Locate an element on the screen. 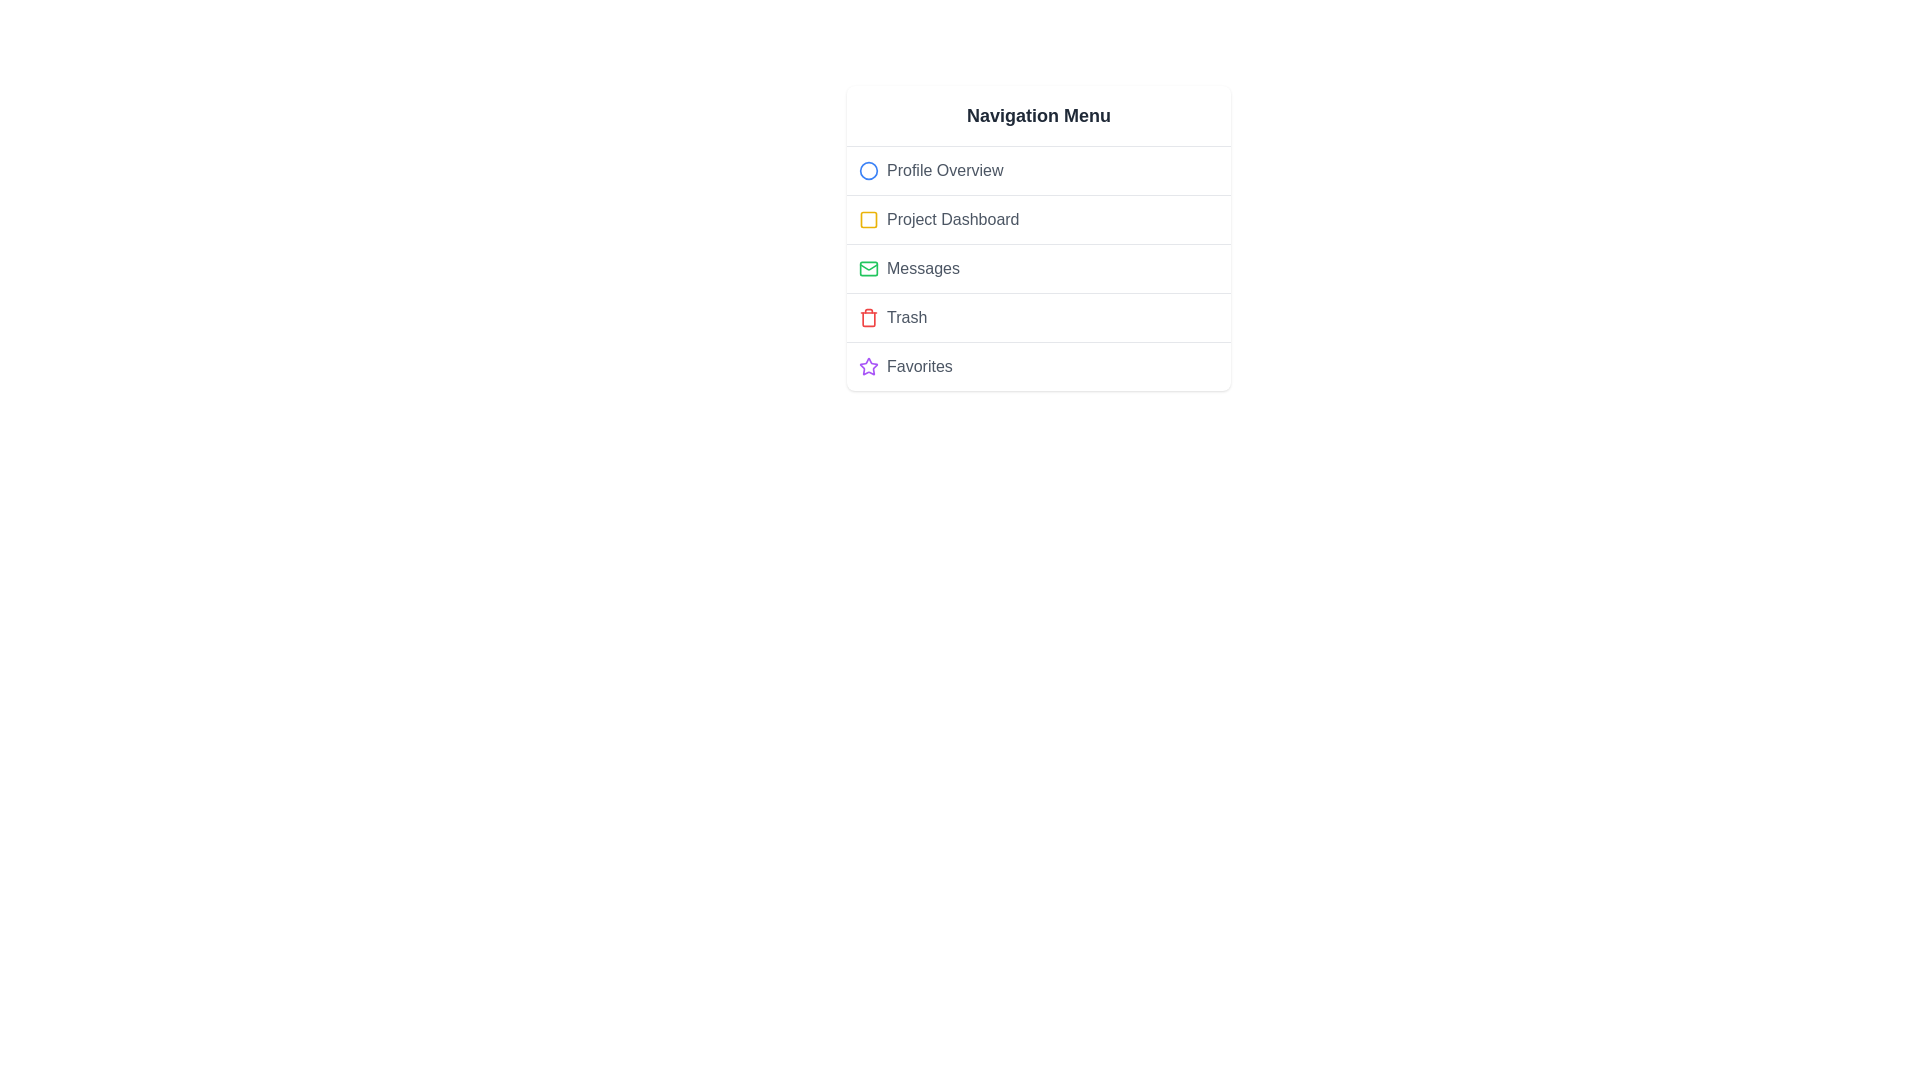  the menu item labeled Profile Overview is located at coordinates (1038, 169).